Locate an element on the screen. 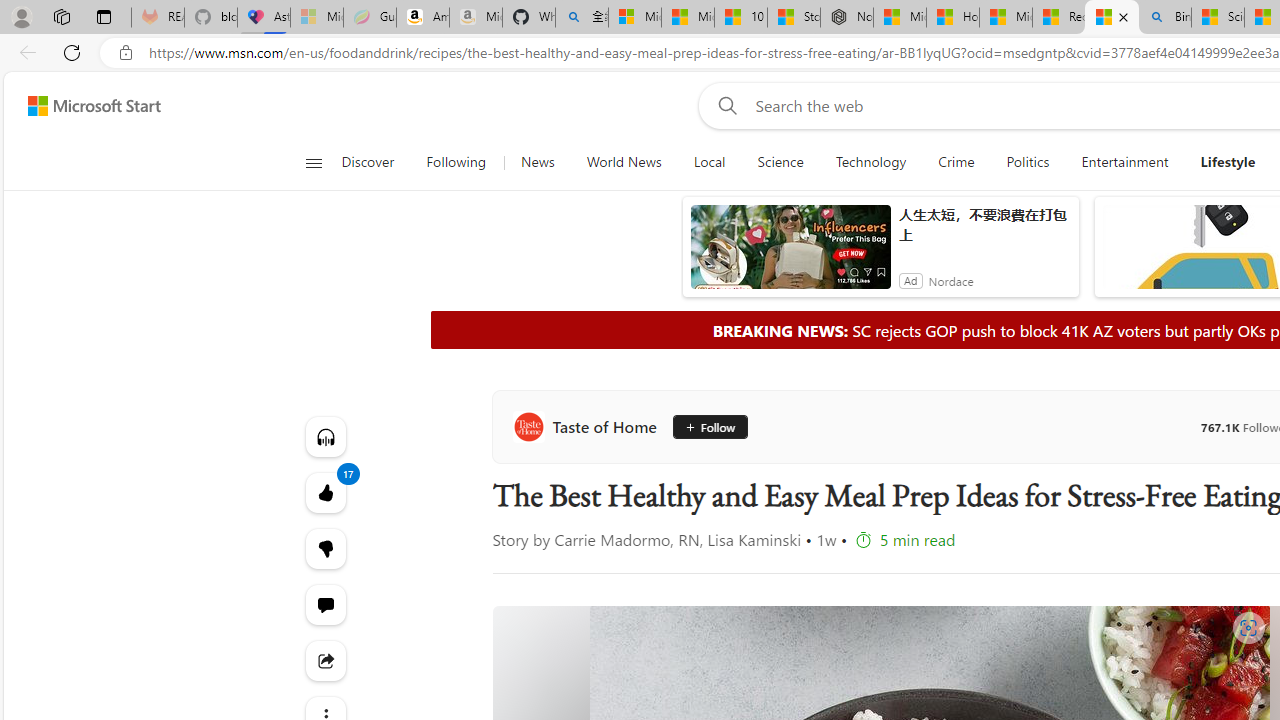 The height and width of the screenshot is (720, 1280). 'Class: button-glyph' is located at coordinates (312, 162).